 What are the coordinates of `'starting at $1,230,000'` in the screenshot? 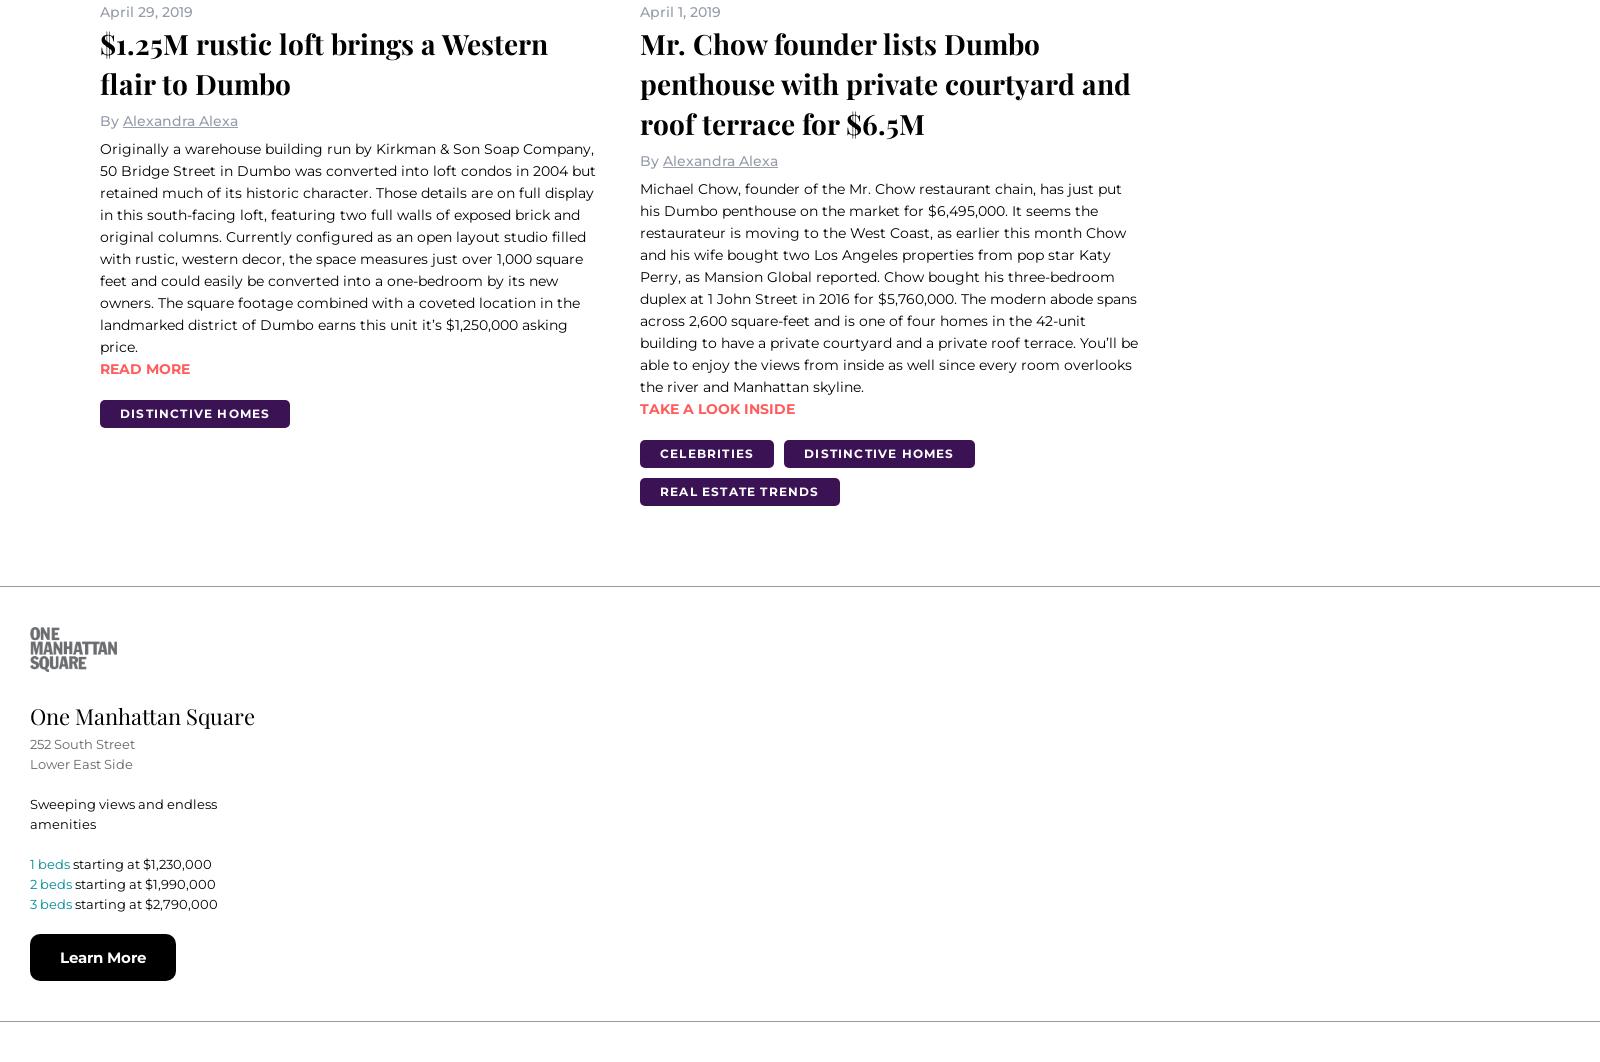 It's located at (141, 861).